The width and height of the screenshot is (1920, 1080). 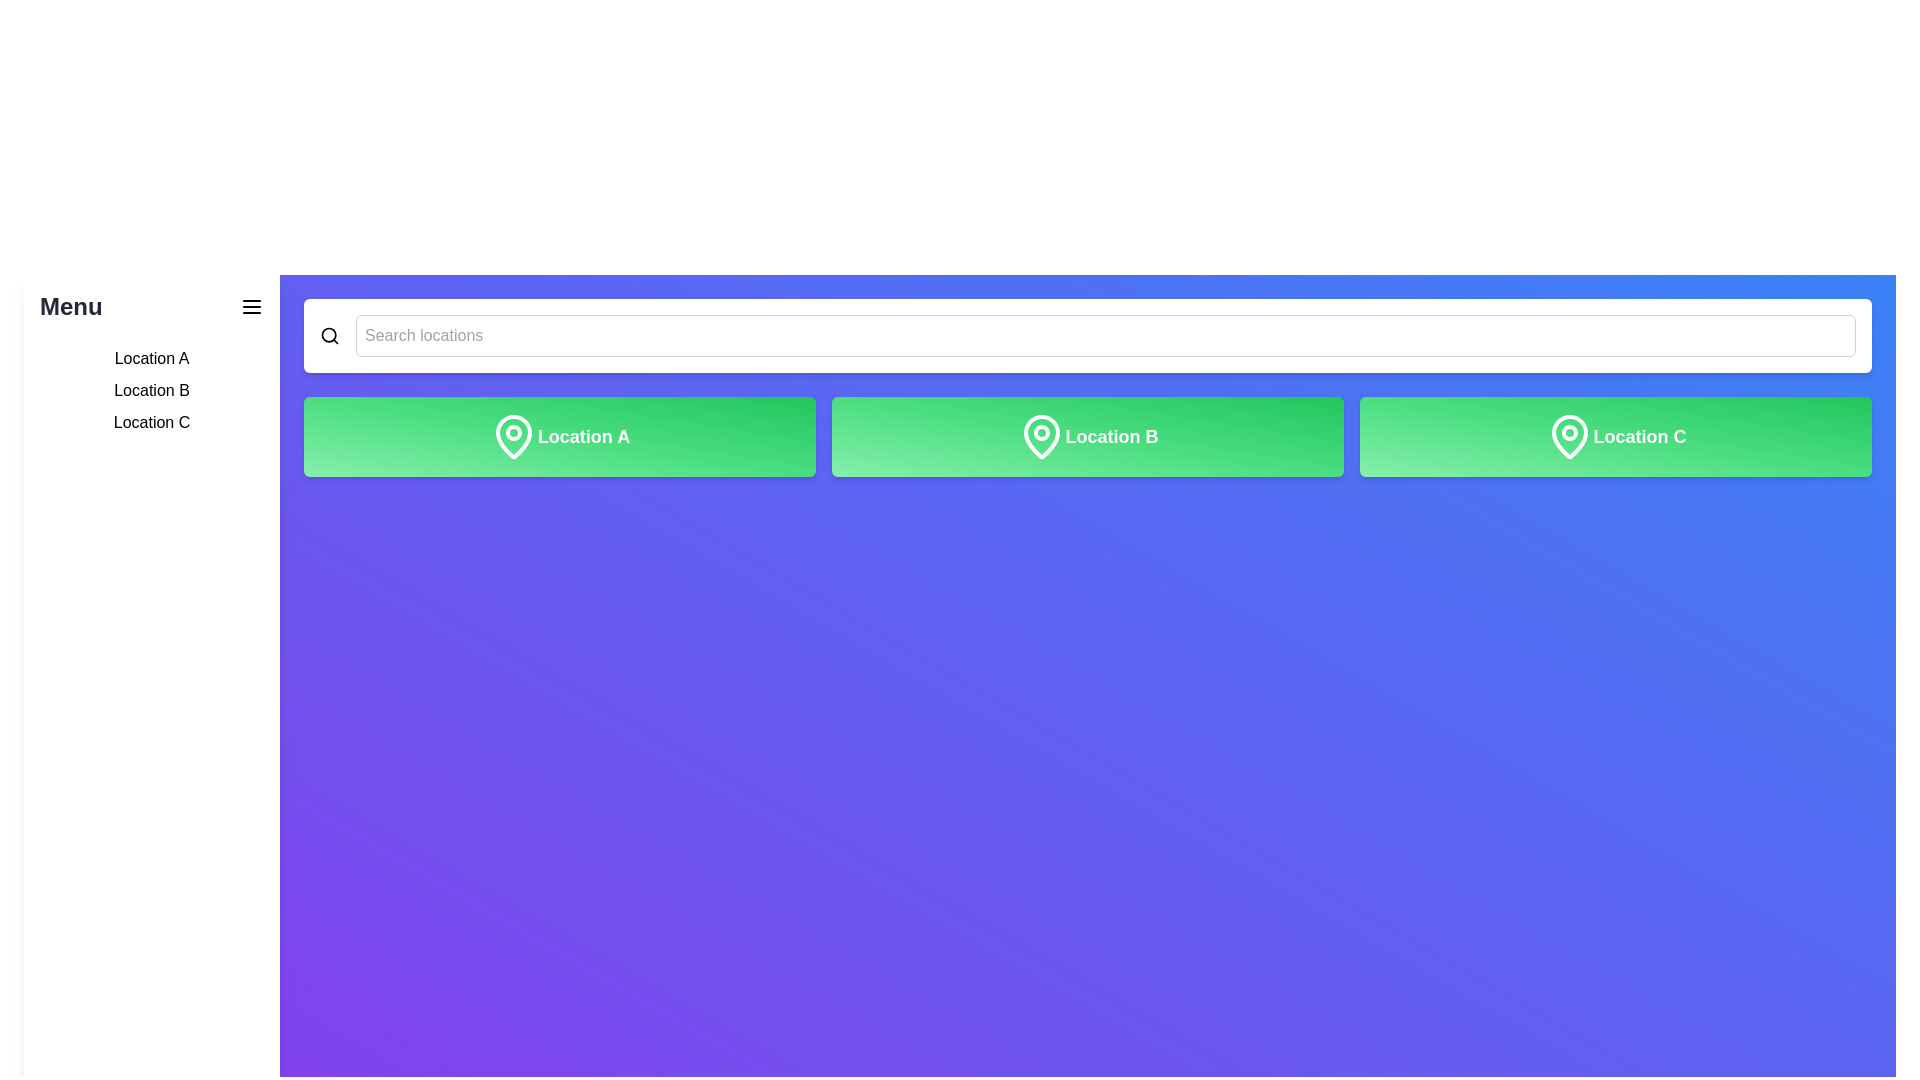 I want to click on the search input field located at the top center of the interface, just below the primary navigation, which has a placeholder text 'Search locations', so click(x=1087, y=334).